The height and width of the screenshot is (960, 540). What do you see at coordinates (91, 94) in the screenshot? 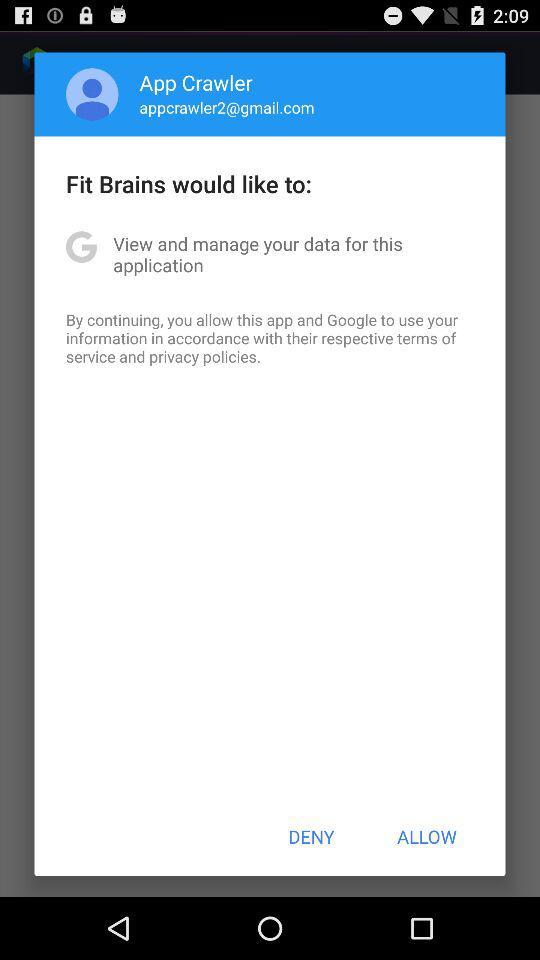
I see `app above the fit brains would item` at bounding box center [91, 94].